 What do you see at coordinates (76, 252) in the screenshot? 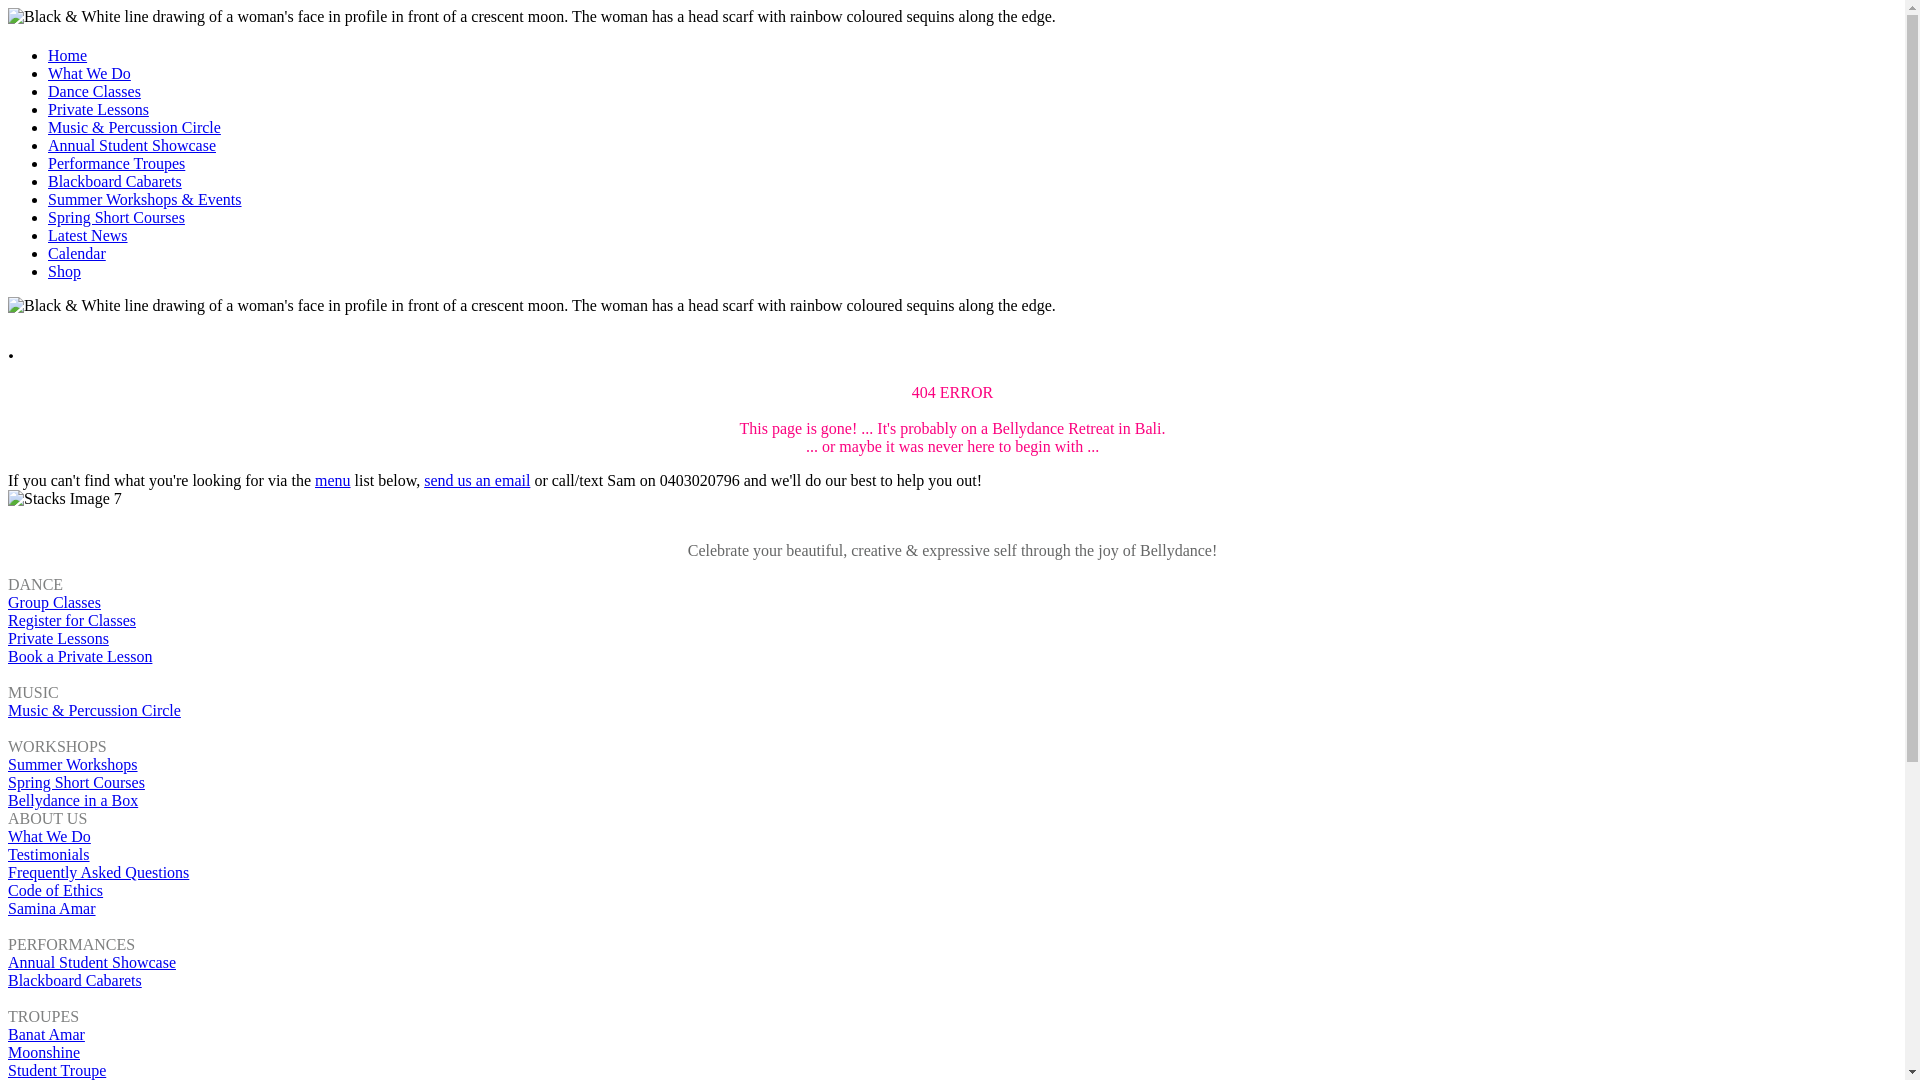
I see `'Calendar'` at bounding box center [76, 252].